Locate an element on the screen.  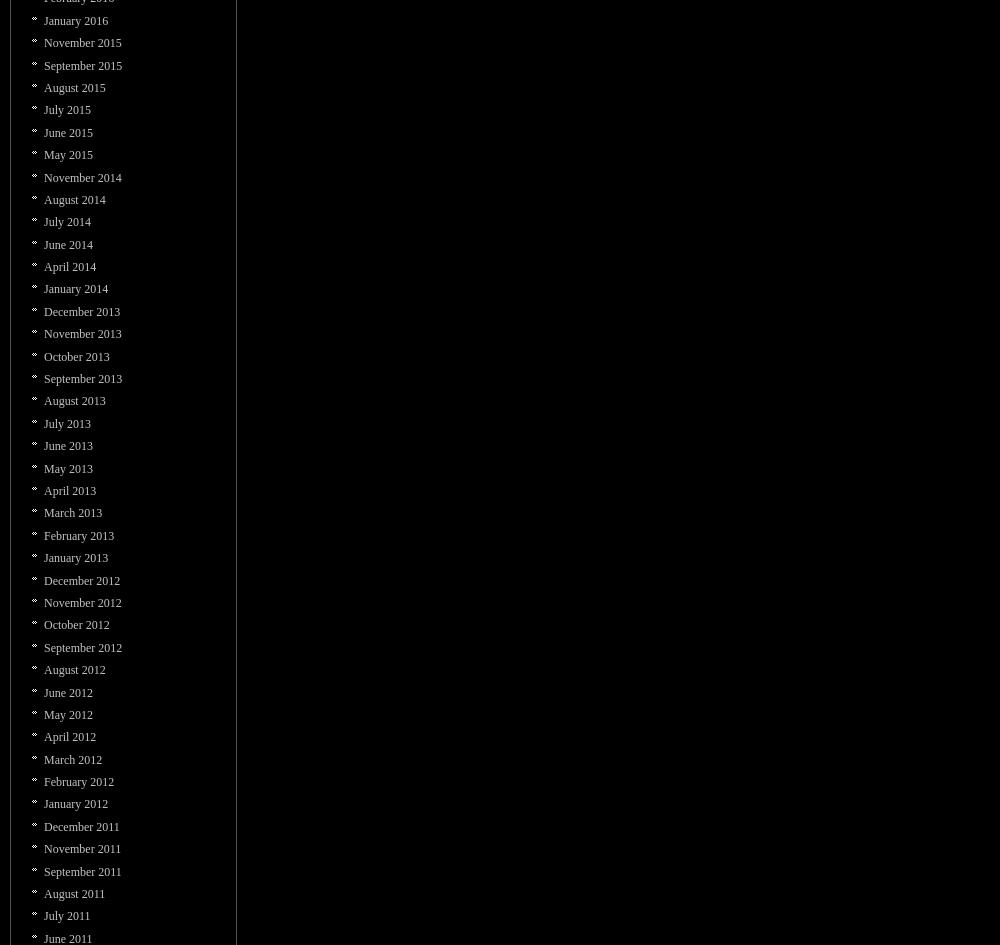
'August 2015' is located at coordinates (73, 86).